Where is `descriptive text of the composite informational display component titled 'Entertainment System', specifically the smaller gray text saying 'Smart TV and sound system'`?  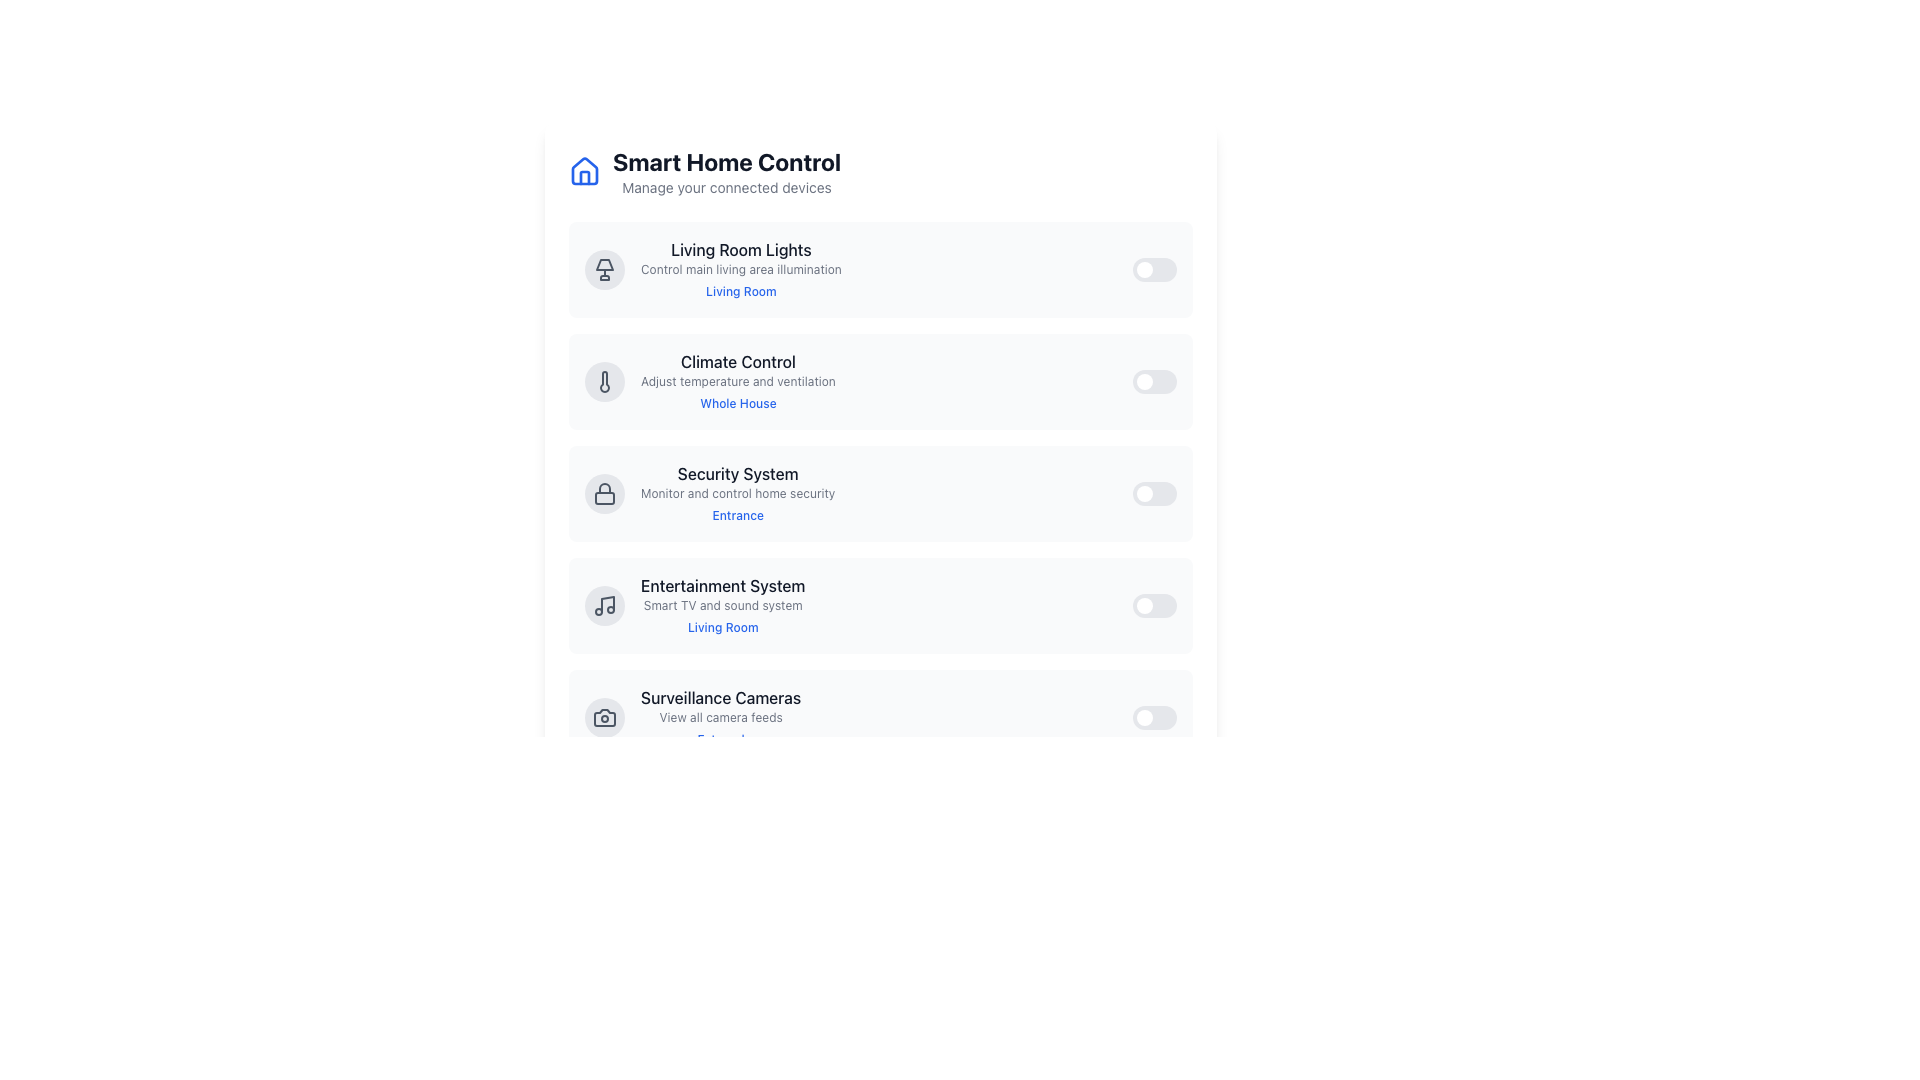
descriptive text of the composite informational display component titled 'Entertainment System', specifically the smaller gray text saying 'Smart TV and sound system' is located at coordinates (722, 604).